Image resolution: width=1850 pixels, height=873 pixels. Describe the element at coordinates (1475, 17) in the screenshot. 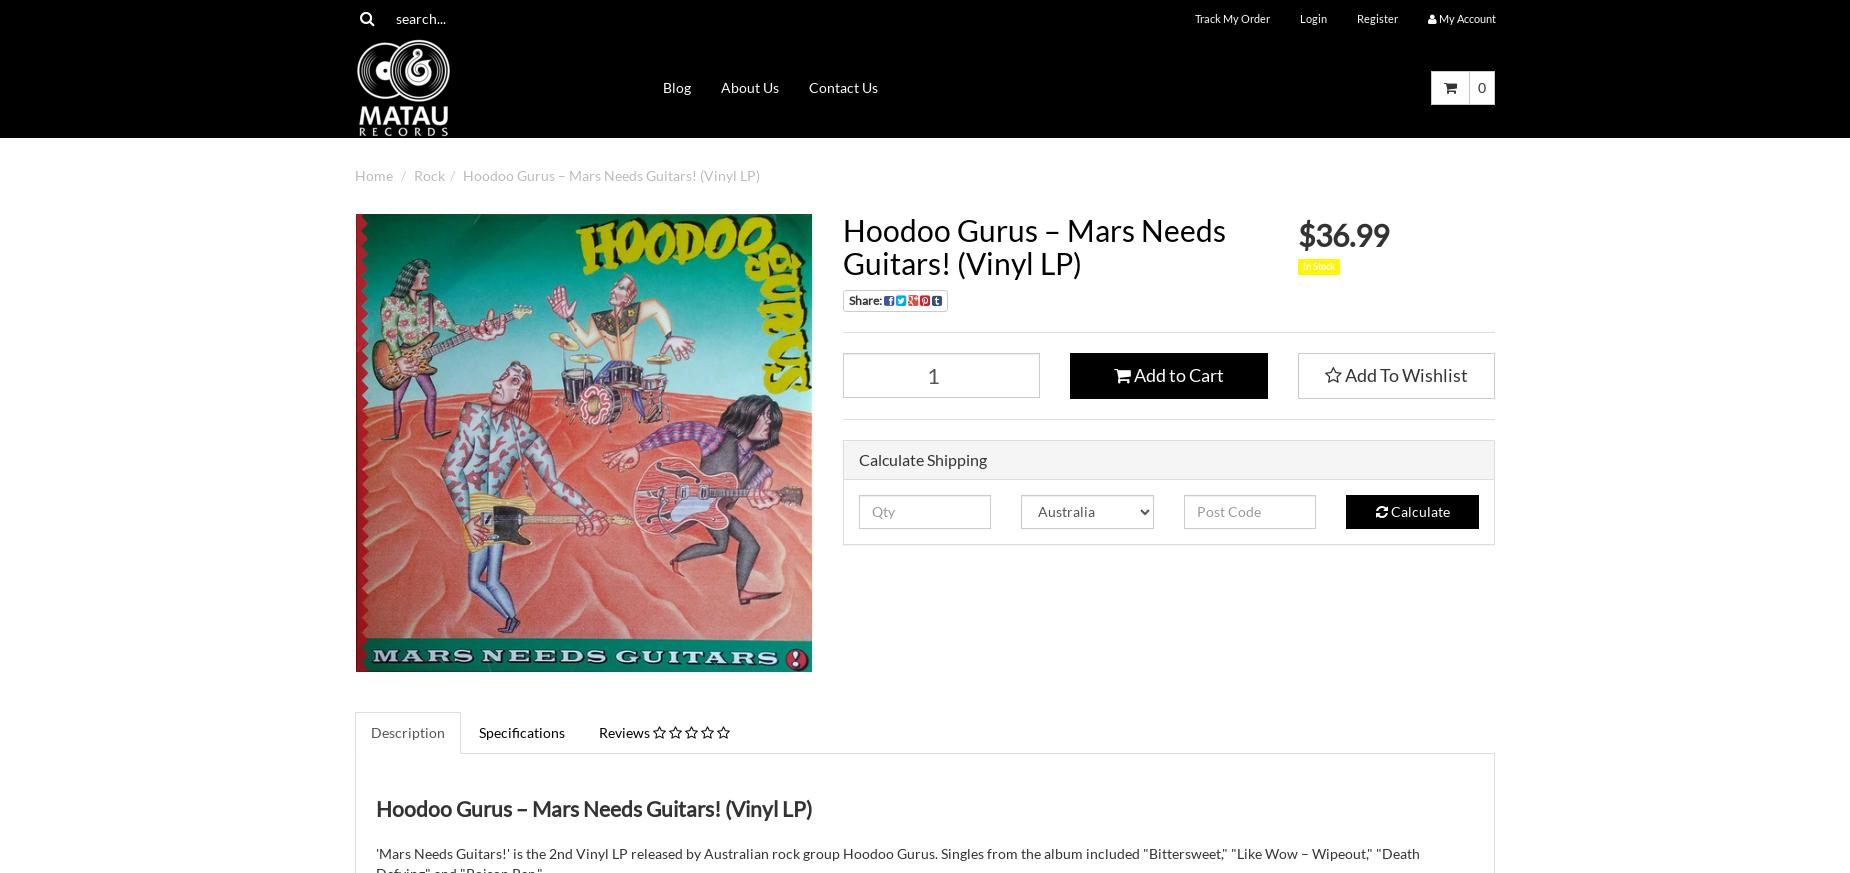

I see `'Account'` at that location.